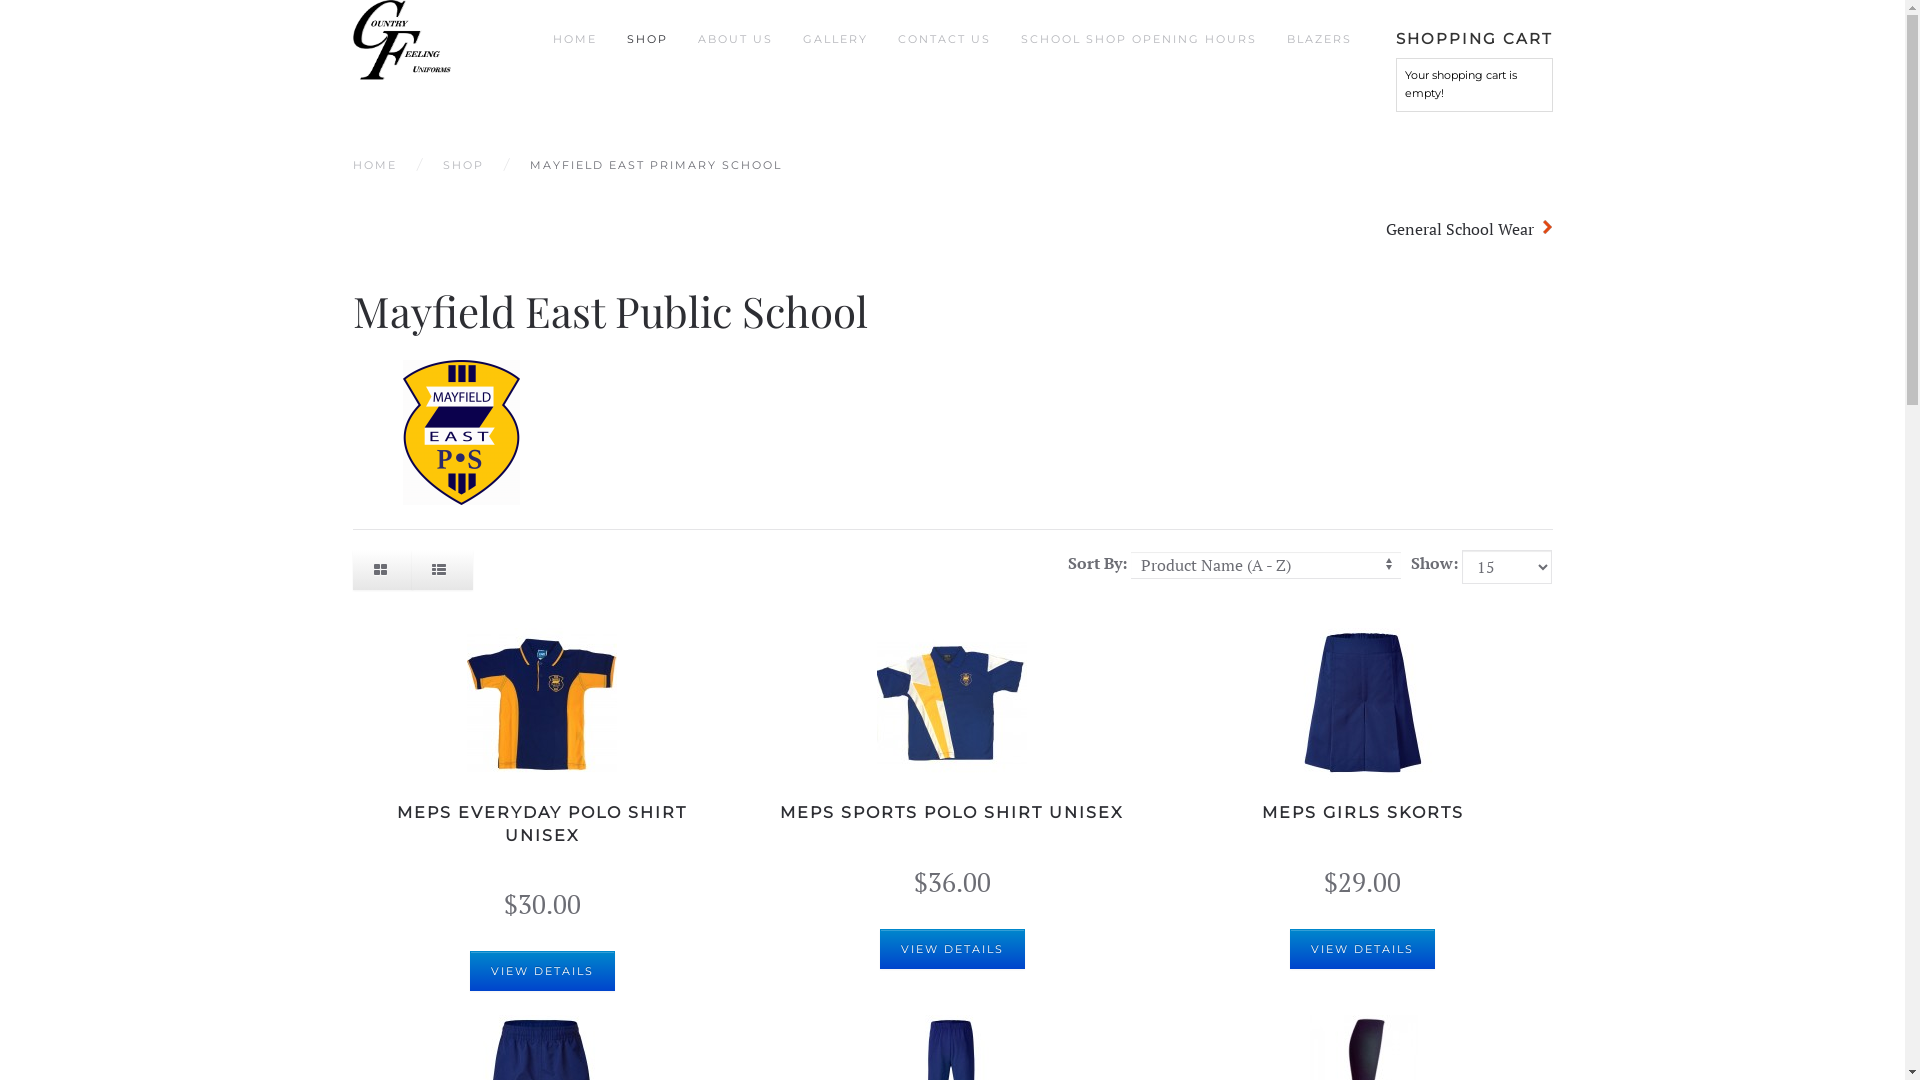 The image size is (1920, 1080). Describe the element at coordinates (1287, 701) in the screenshot. I see `'MEPS Girls Skorts'` at that location.